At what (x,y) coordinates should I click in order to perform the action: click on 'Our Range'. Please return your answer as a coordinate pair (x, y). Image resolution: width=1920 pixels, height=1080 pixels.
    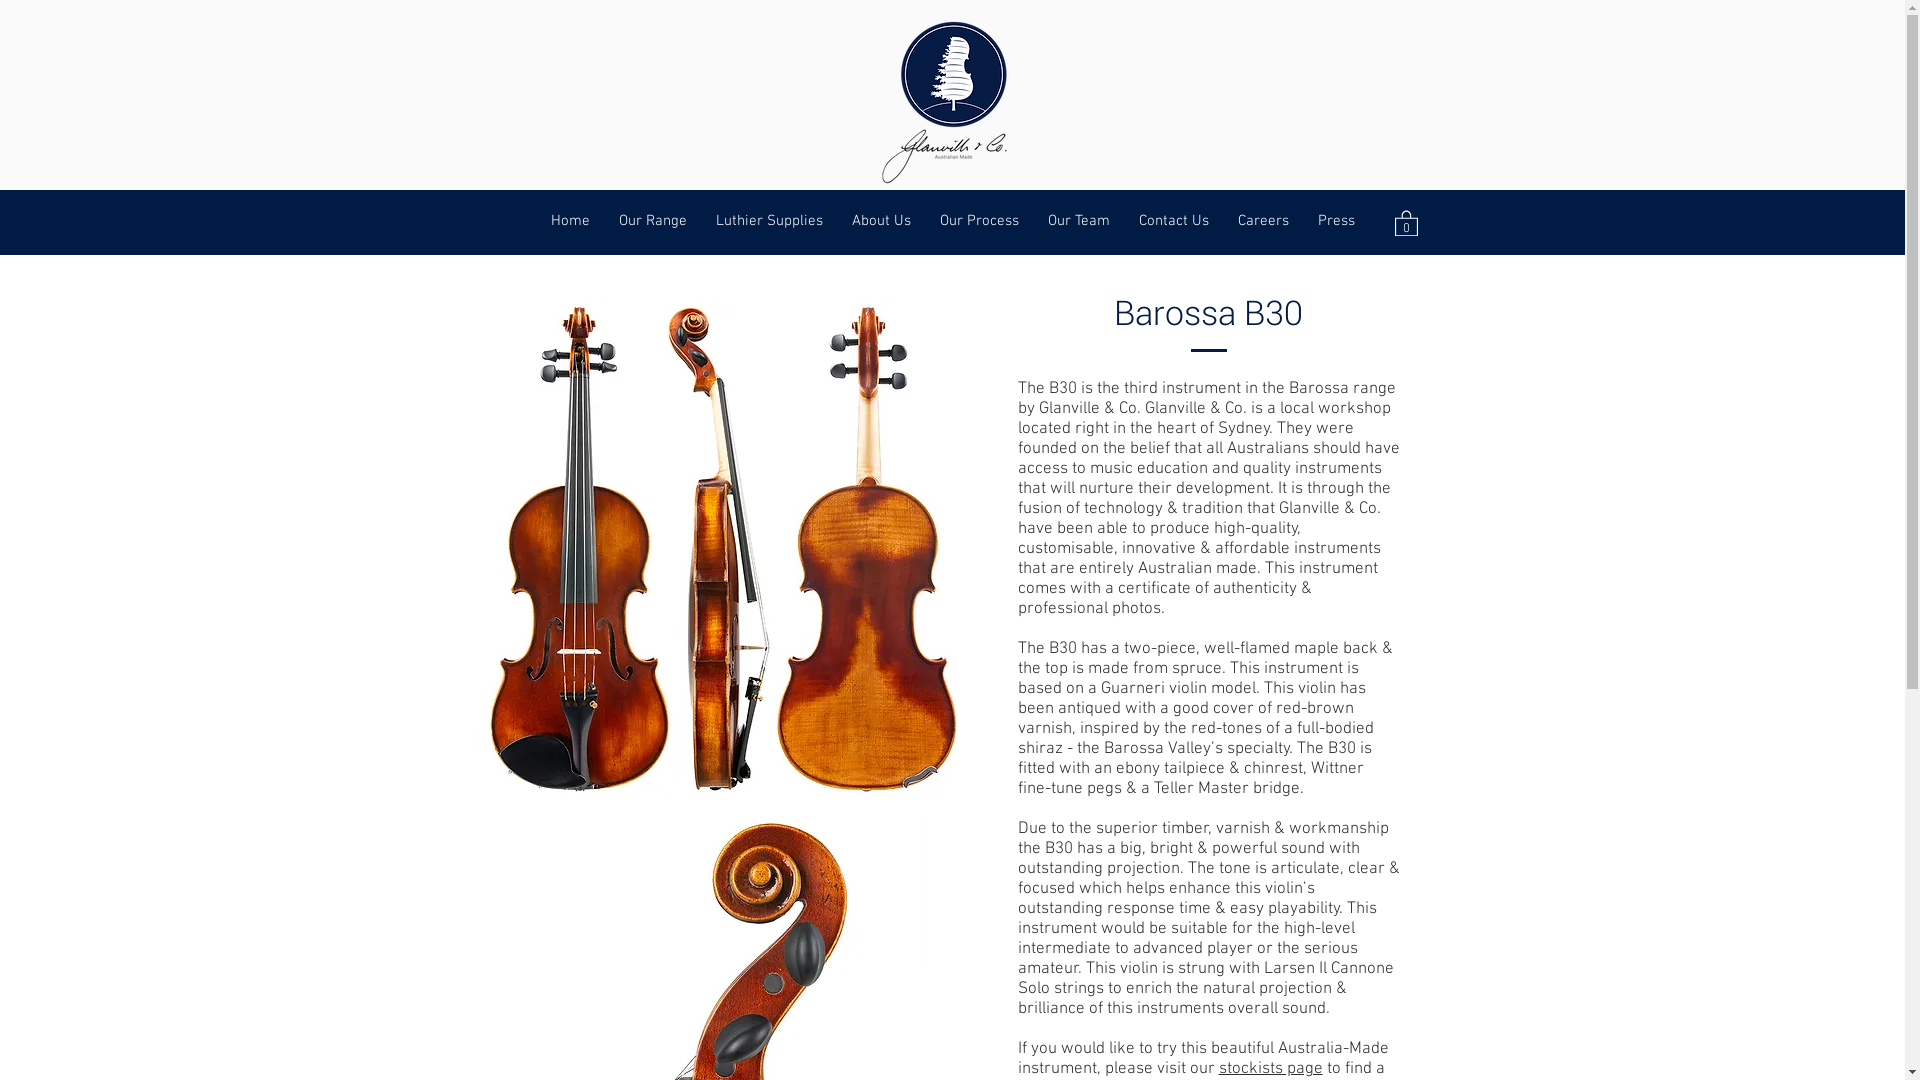
    Looking at the image, I should click on (652, 220).